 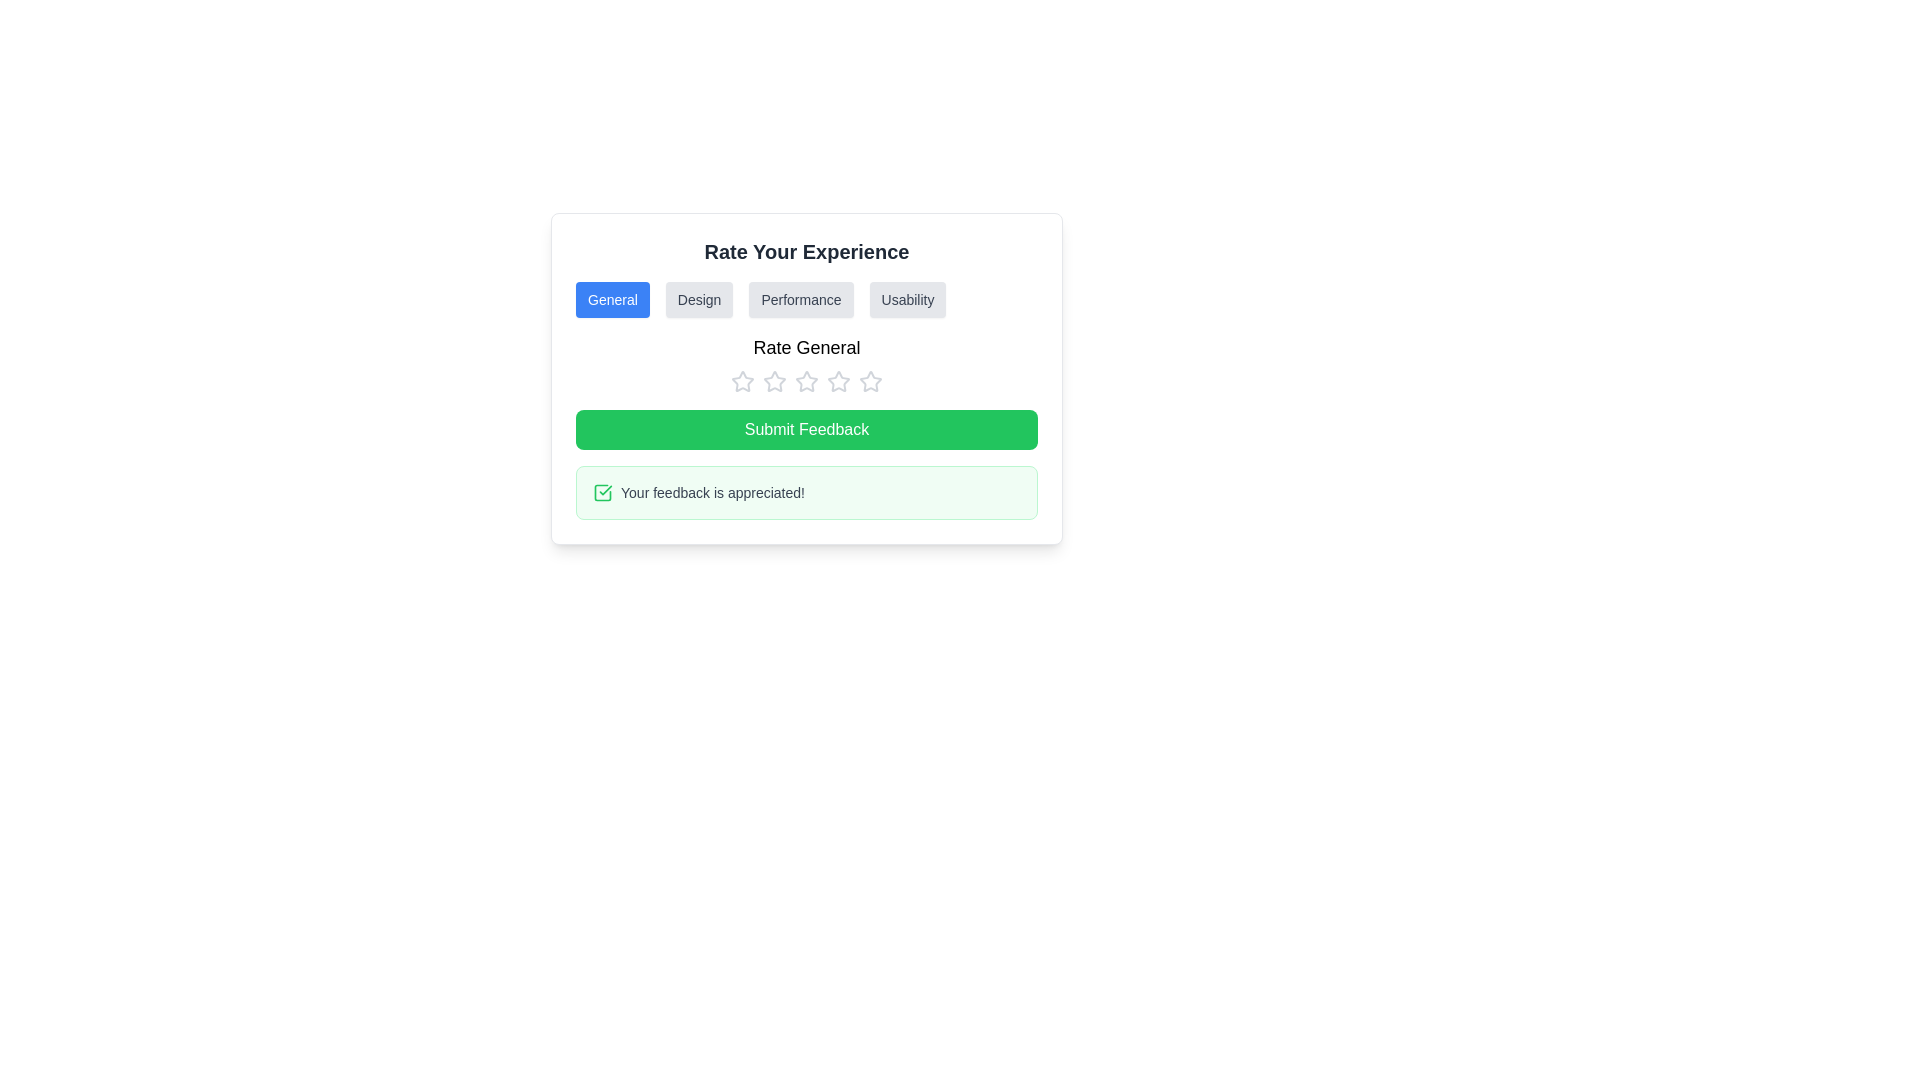 What do you see at coordinates (742, 381) in the screenshot?
I see `on the first star icon in the interactive star rating system` at bounding box center [742, 381].